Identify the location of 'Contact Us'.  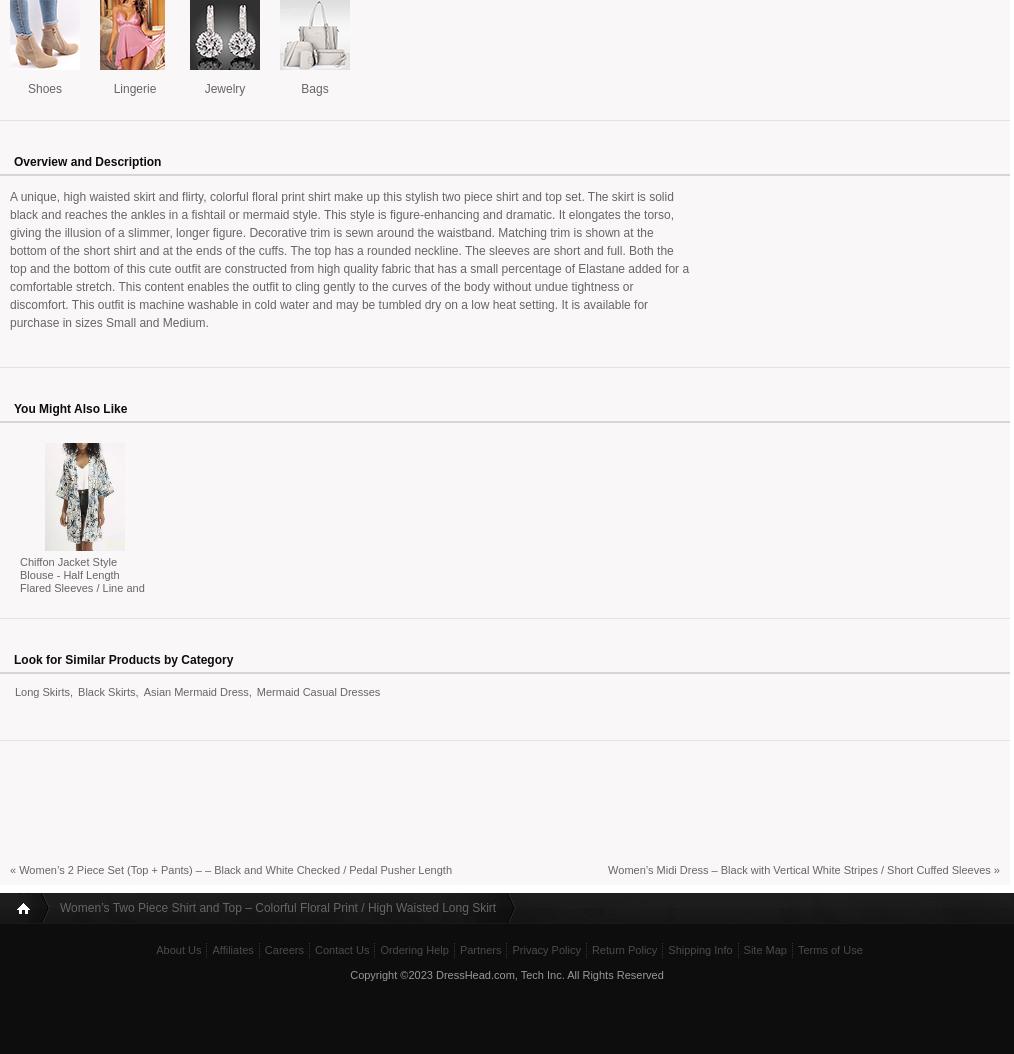
(340, 949).